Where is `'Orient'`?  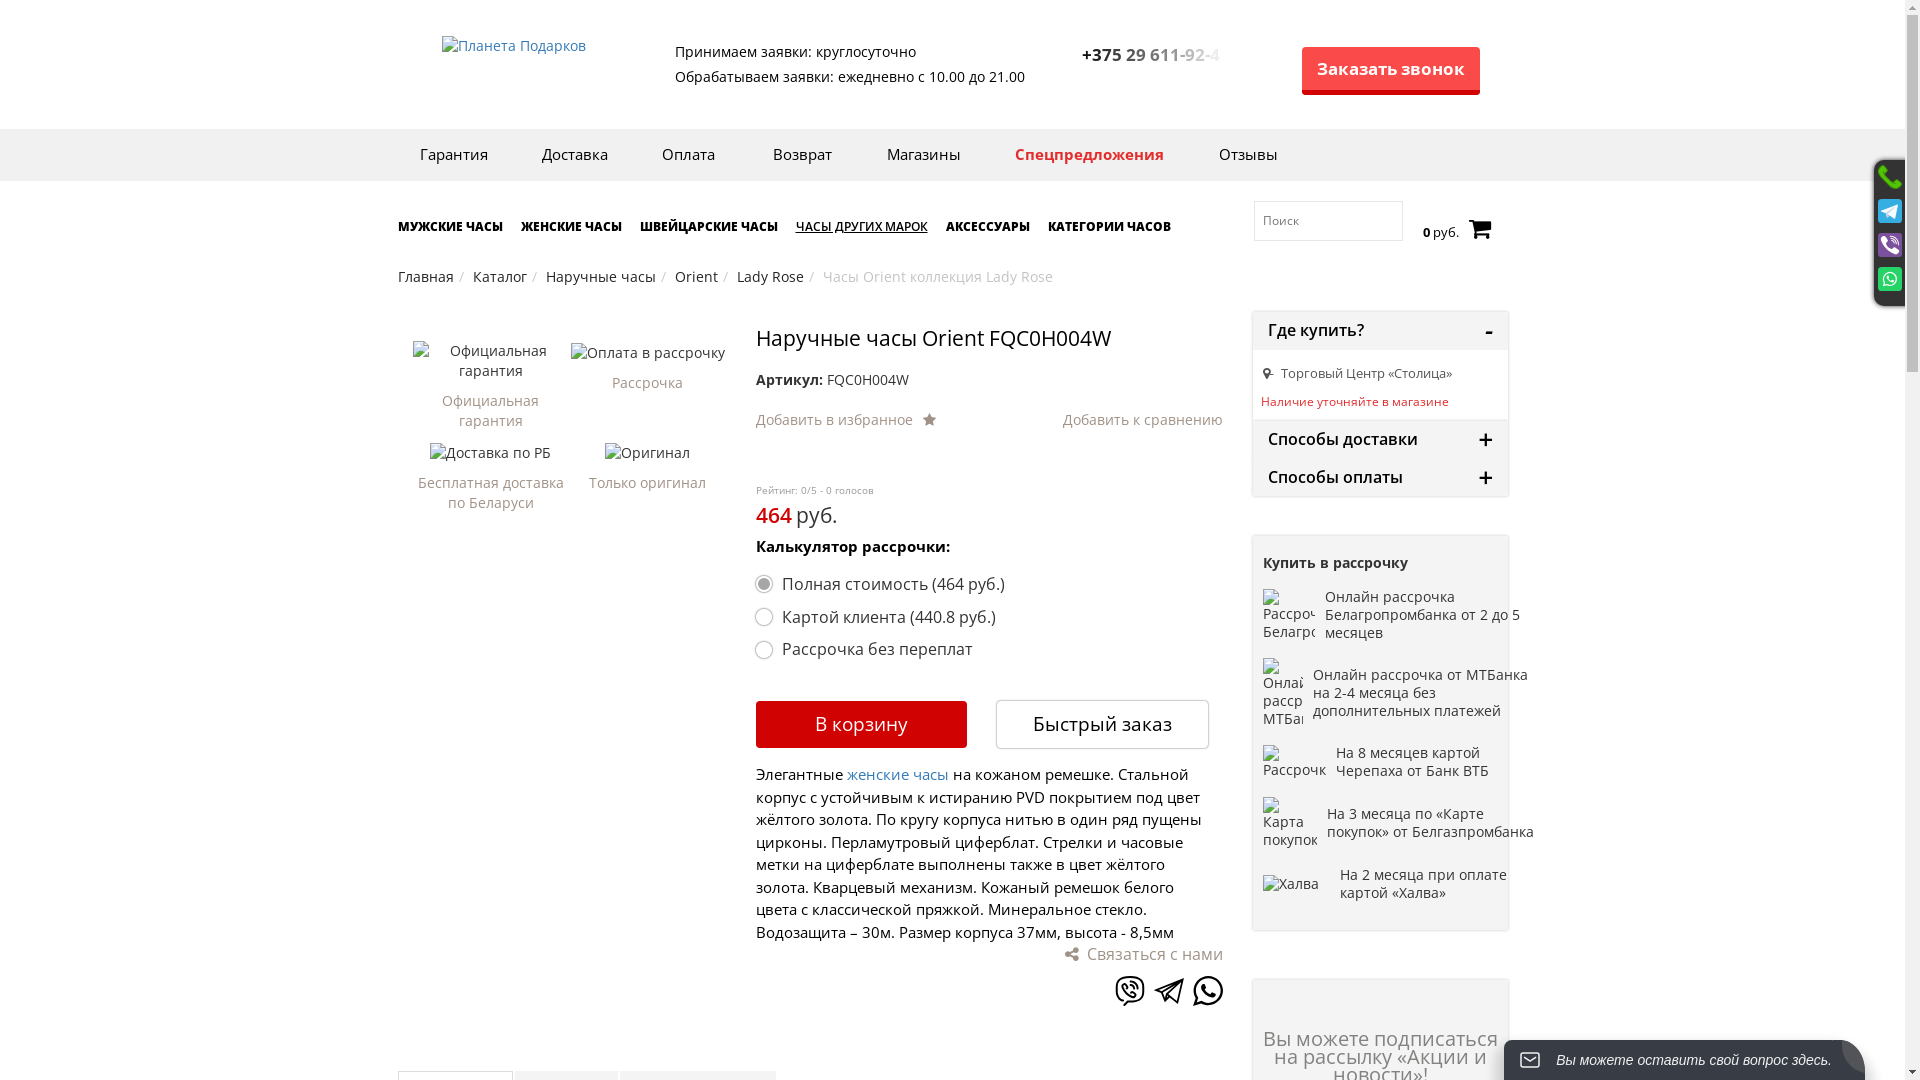 'Orient' is located at coordinates (695, 276).